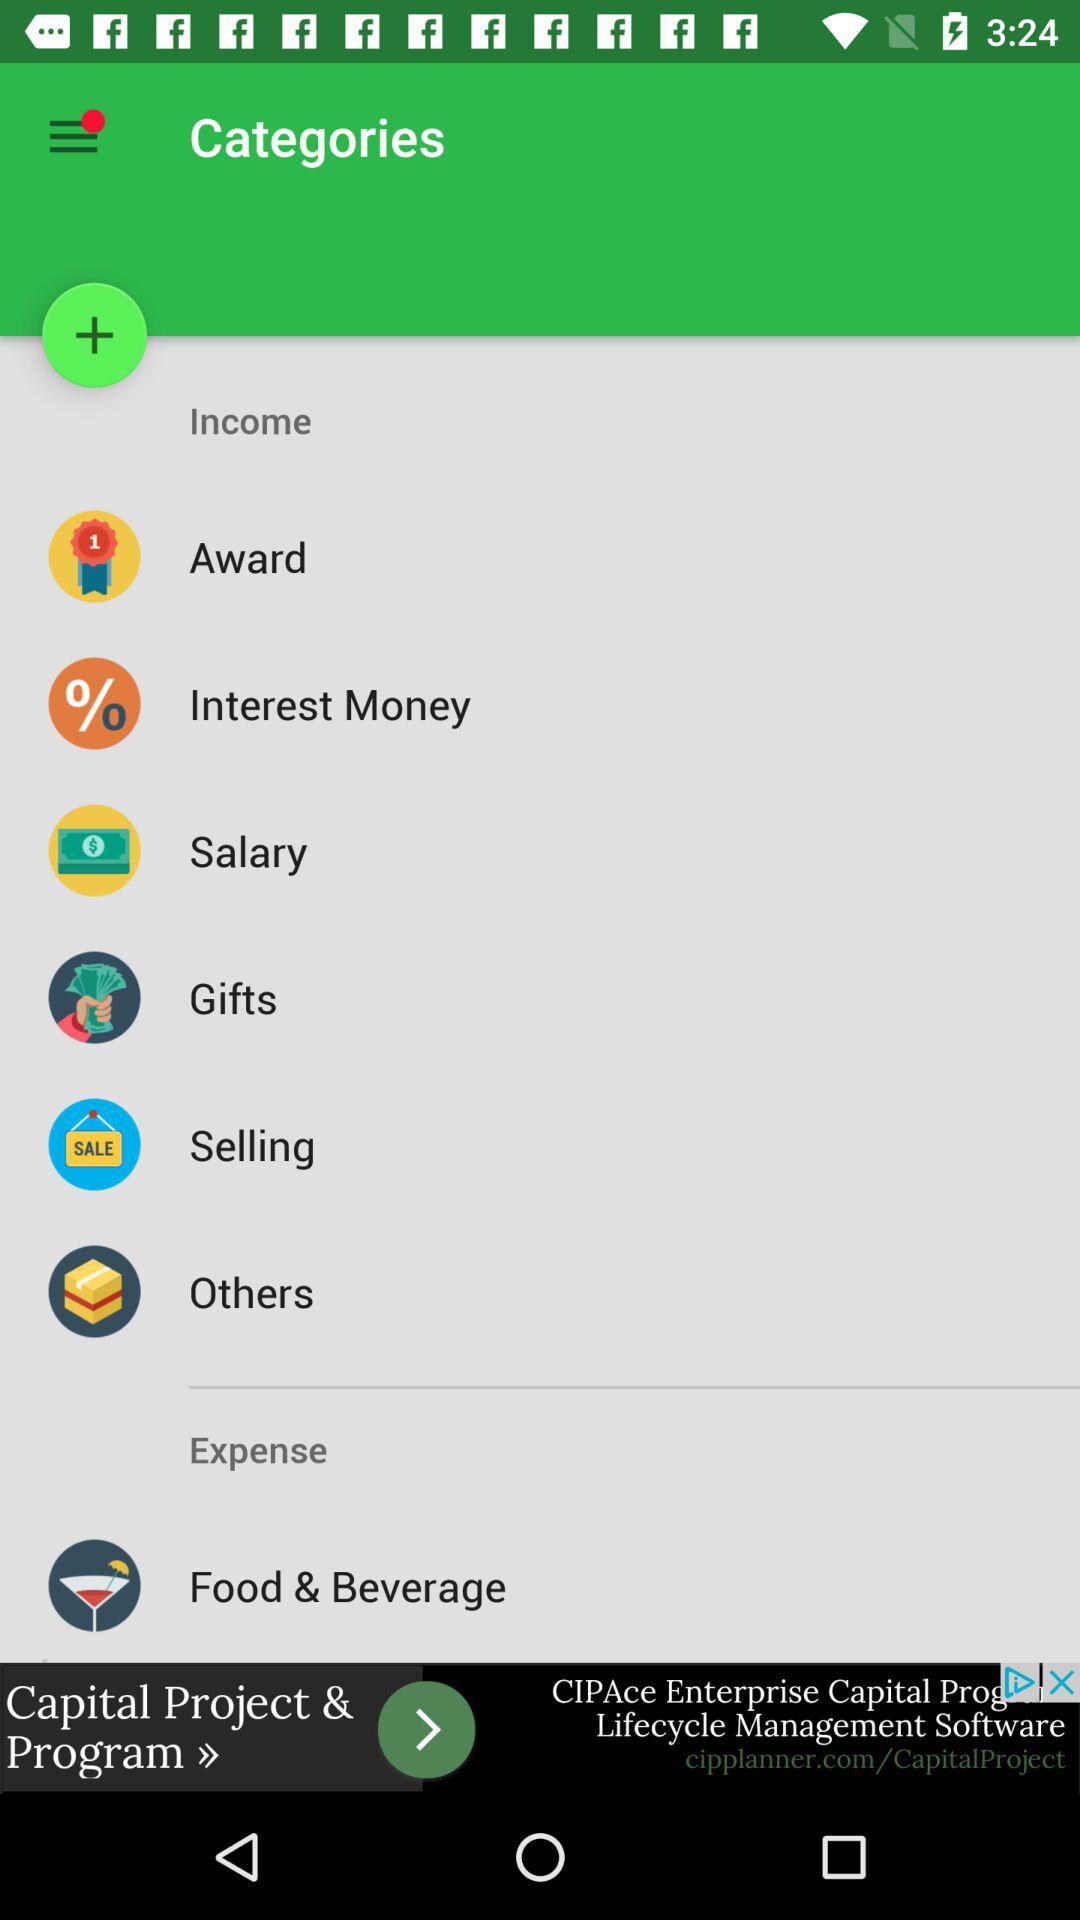 This screenshot has width=1080, height=1920. What do you see at coordinates (72, 135) in the screenshot?
I see `options menu` at bounding box center [72, 135].